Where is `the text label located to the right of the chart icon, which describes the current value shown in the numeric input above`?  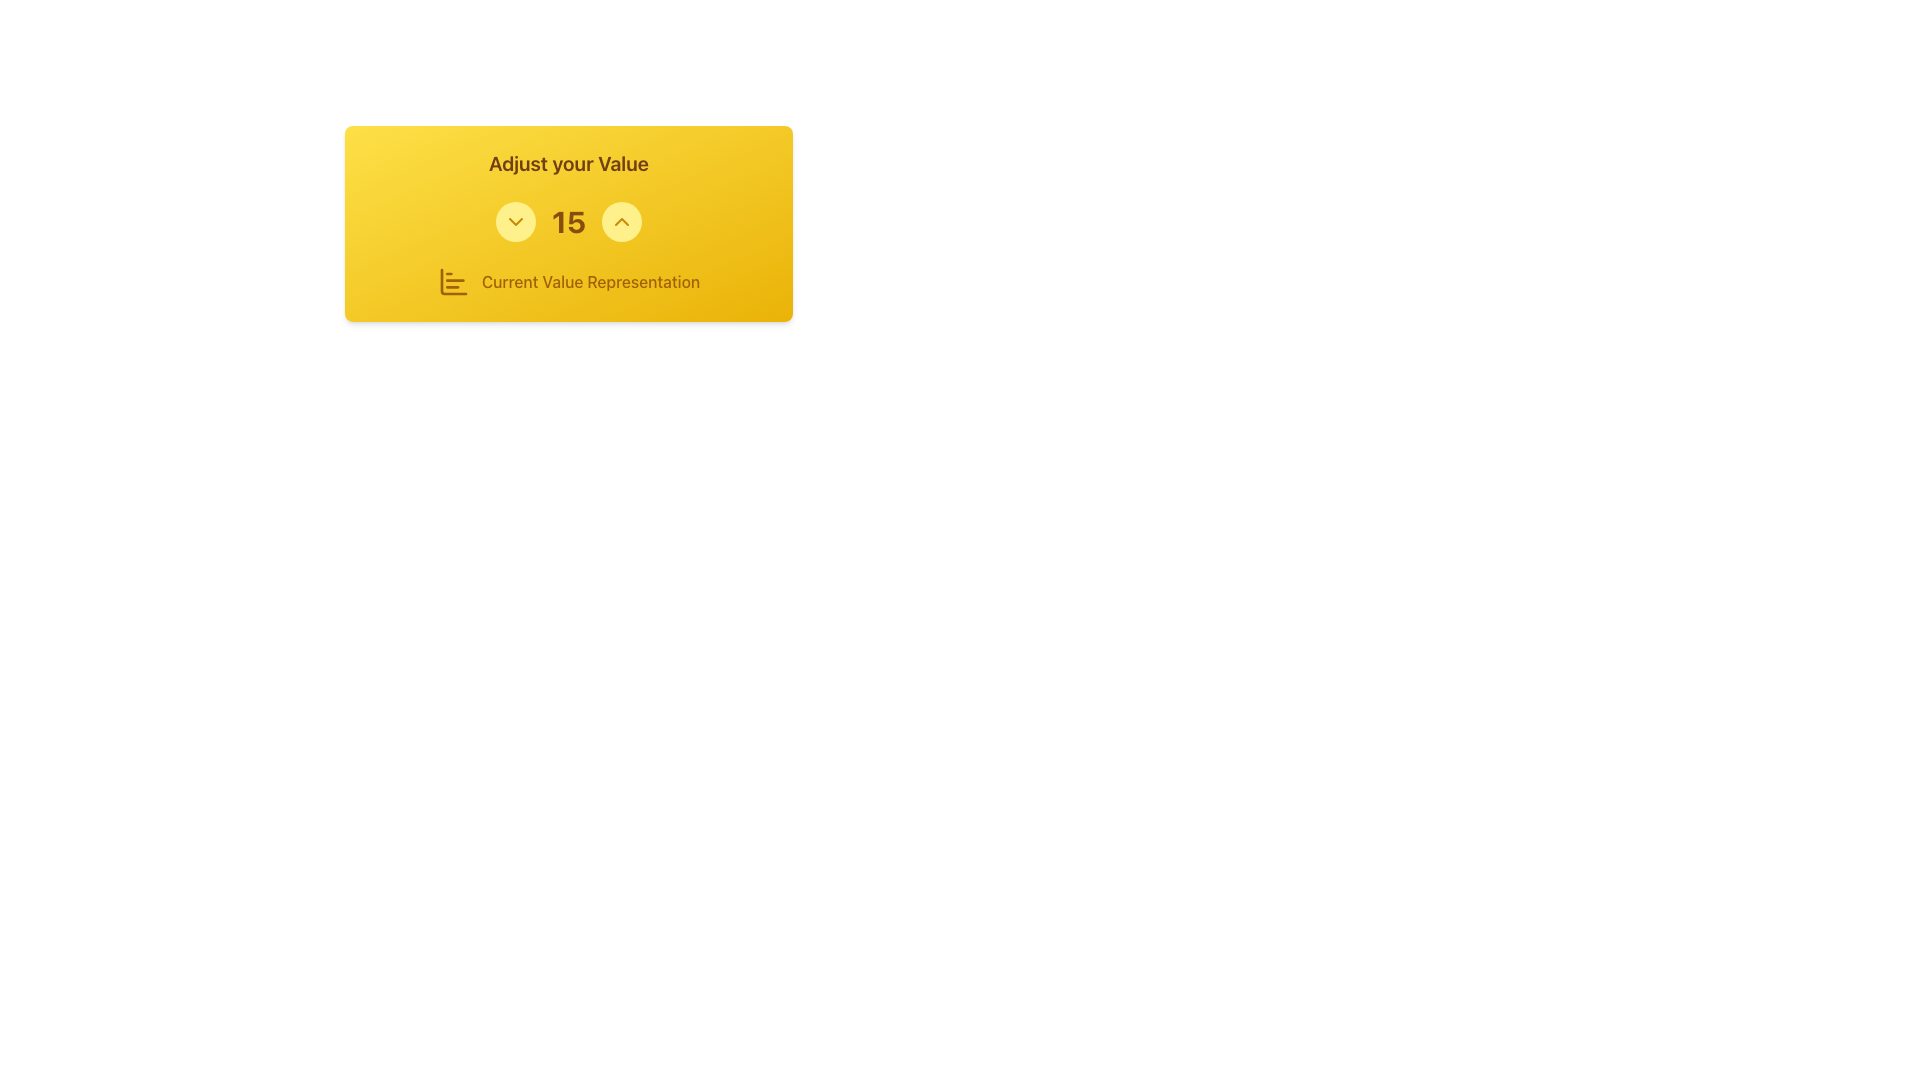
the text label located to the right of the chart icon, which describes the current value shown in the numeric input above is located at coordinates (589, 281).